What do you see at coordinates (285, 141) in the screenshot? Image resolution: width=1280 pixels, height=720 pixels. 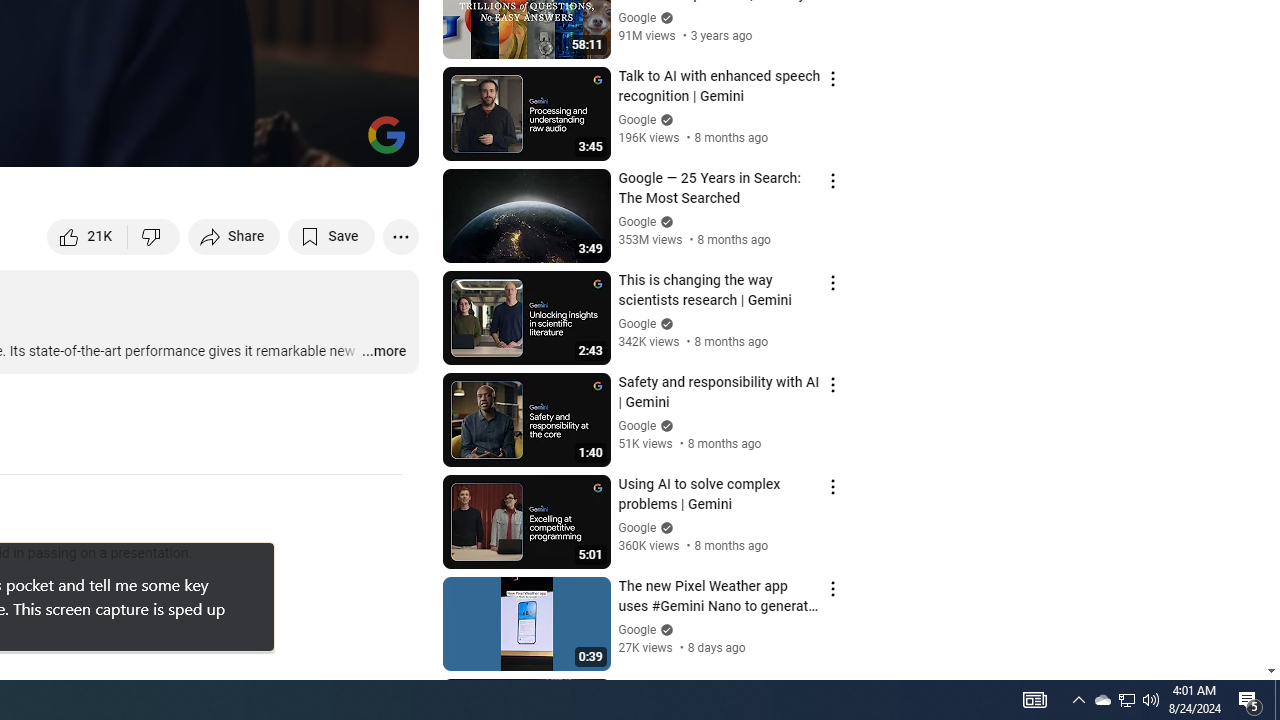 I see `'Miniplayer (i)'` at bounding box center [285, 141].